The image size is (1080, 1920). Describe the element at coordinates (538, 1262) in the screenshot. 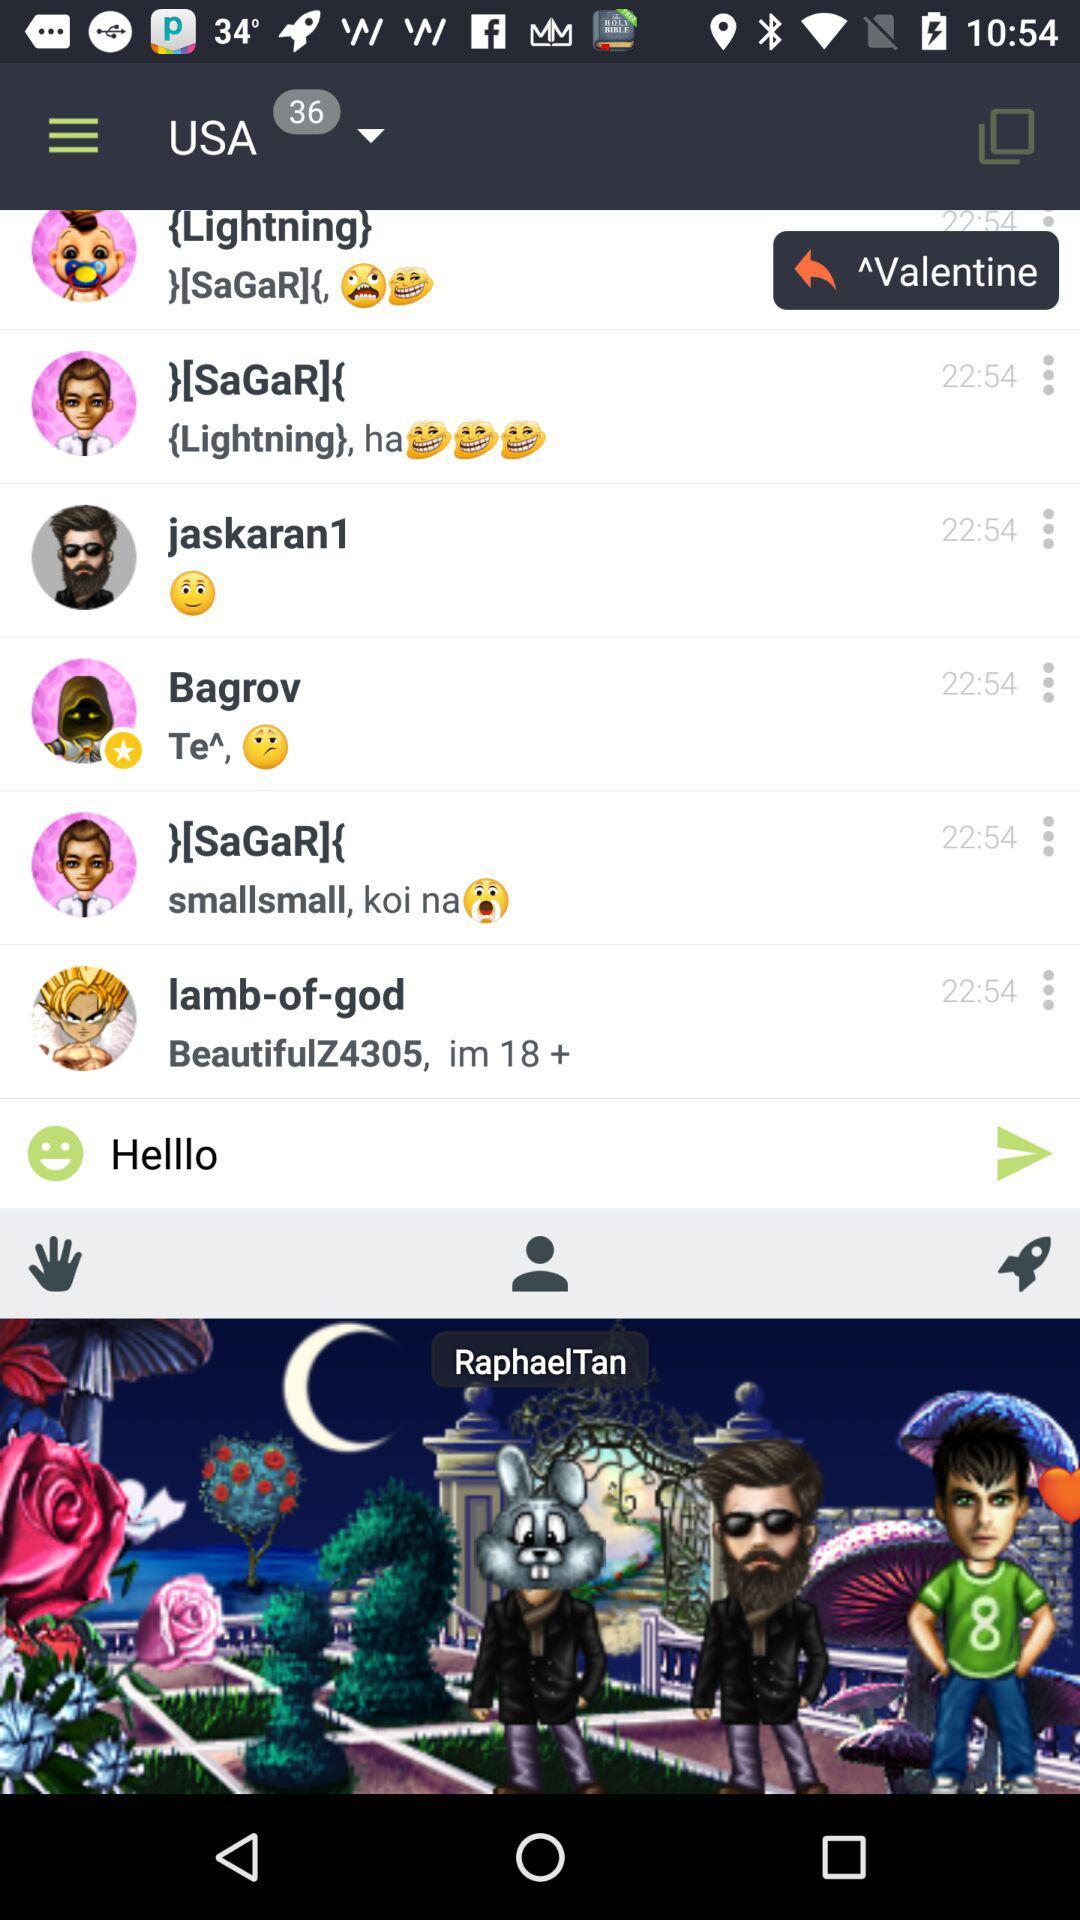

I see `contact` at that location.